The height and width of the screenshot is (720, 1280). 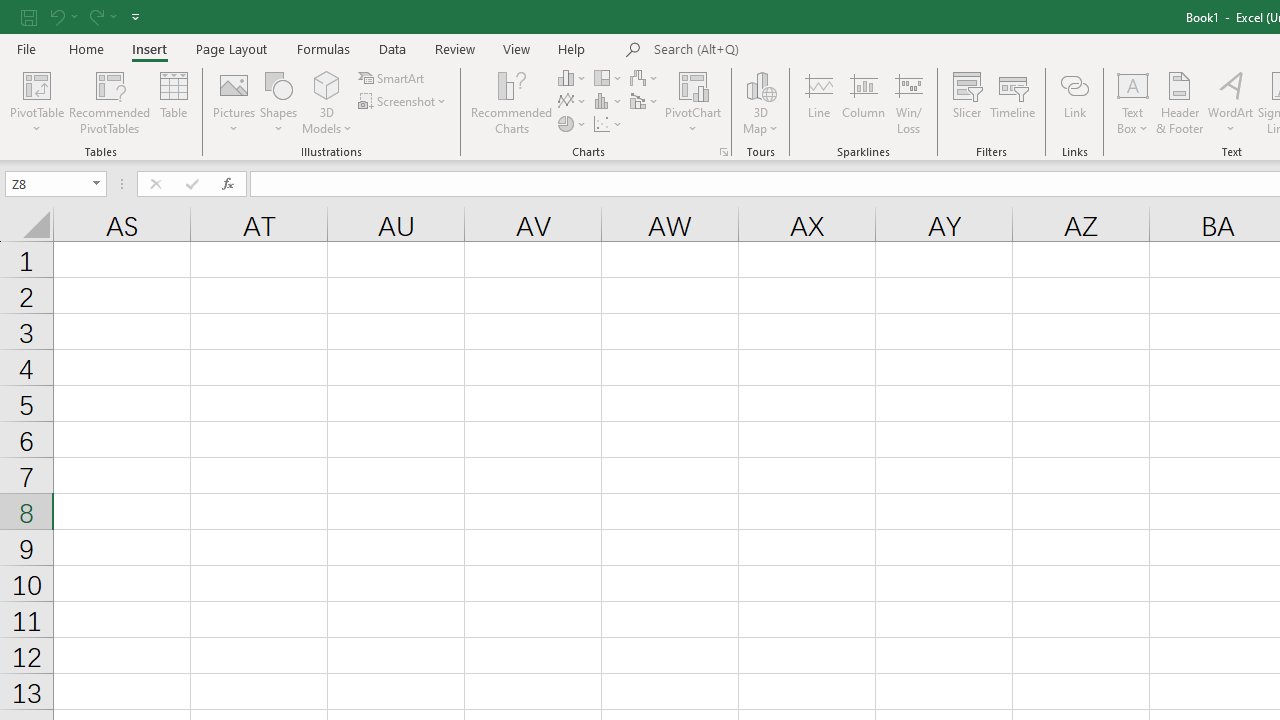 What do you see at coordinates (693, 84) in the screenshot?
I see `'PivotChart'` at bounding box center [693, 84].